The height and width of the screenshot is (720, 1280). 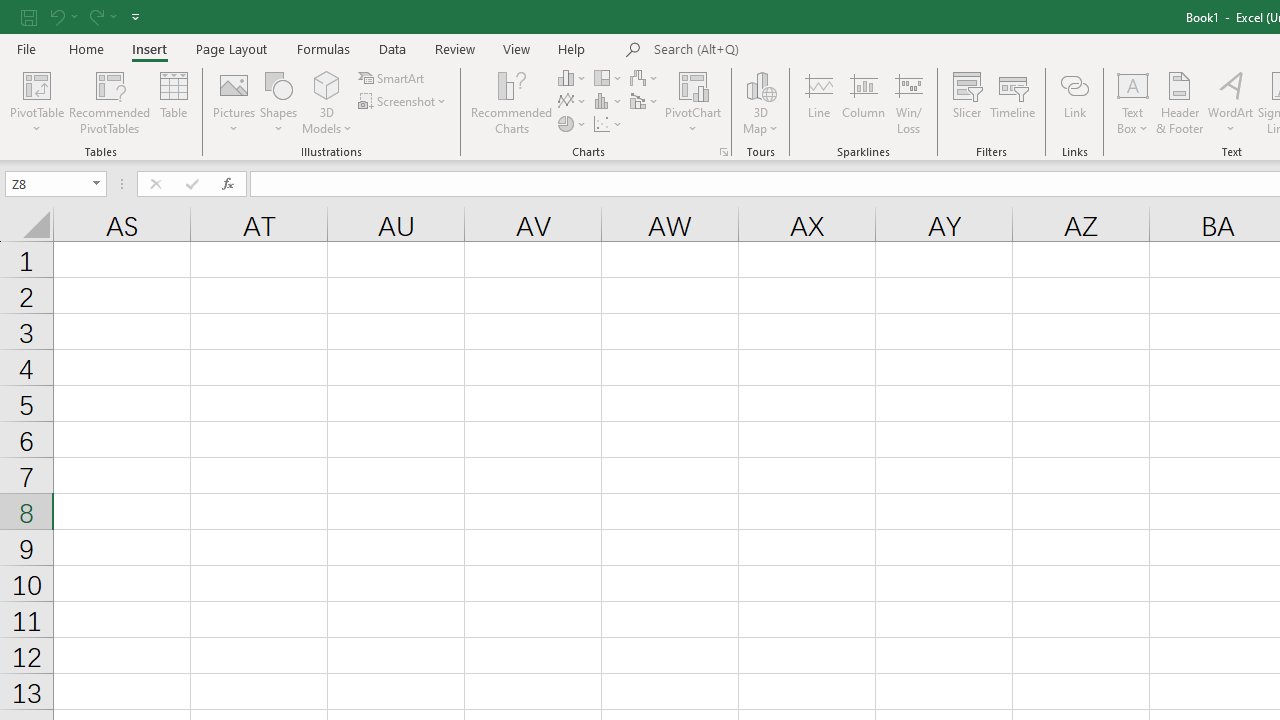 What do you see at coordinates (693, 84) in the screenshot?
I see `'PivotChart'` at bounding box center [693, 84].